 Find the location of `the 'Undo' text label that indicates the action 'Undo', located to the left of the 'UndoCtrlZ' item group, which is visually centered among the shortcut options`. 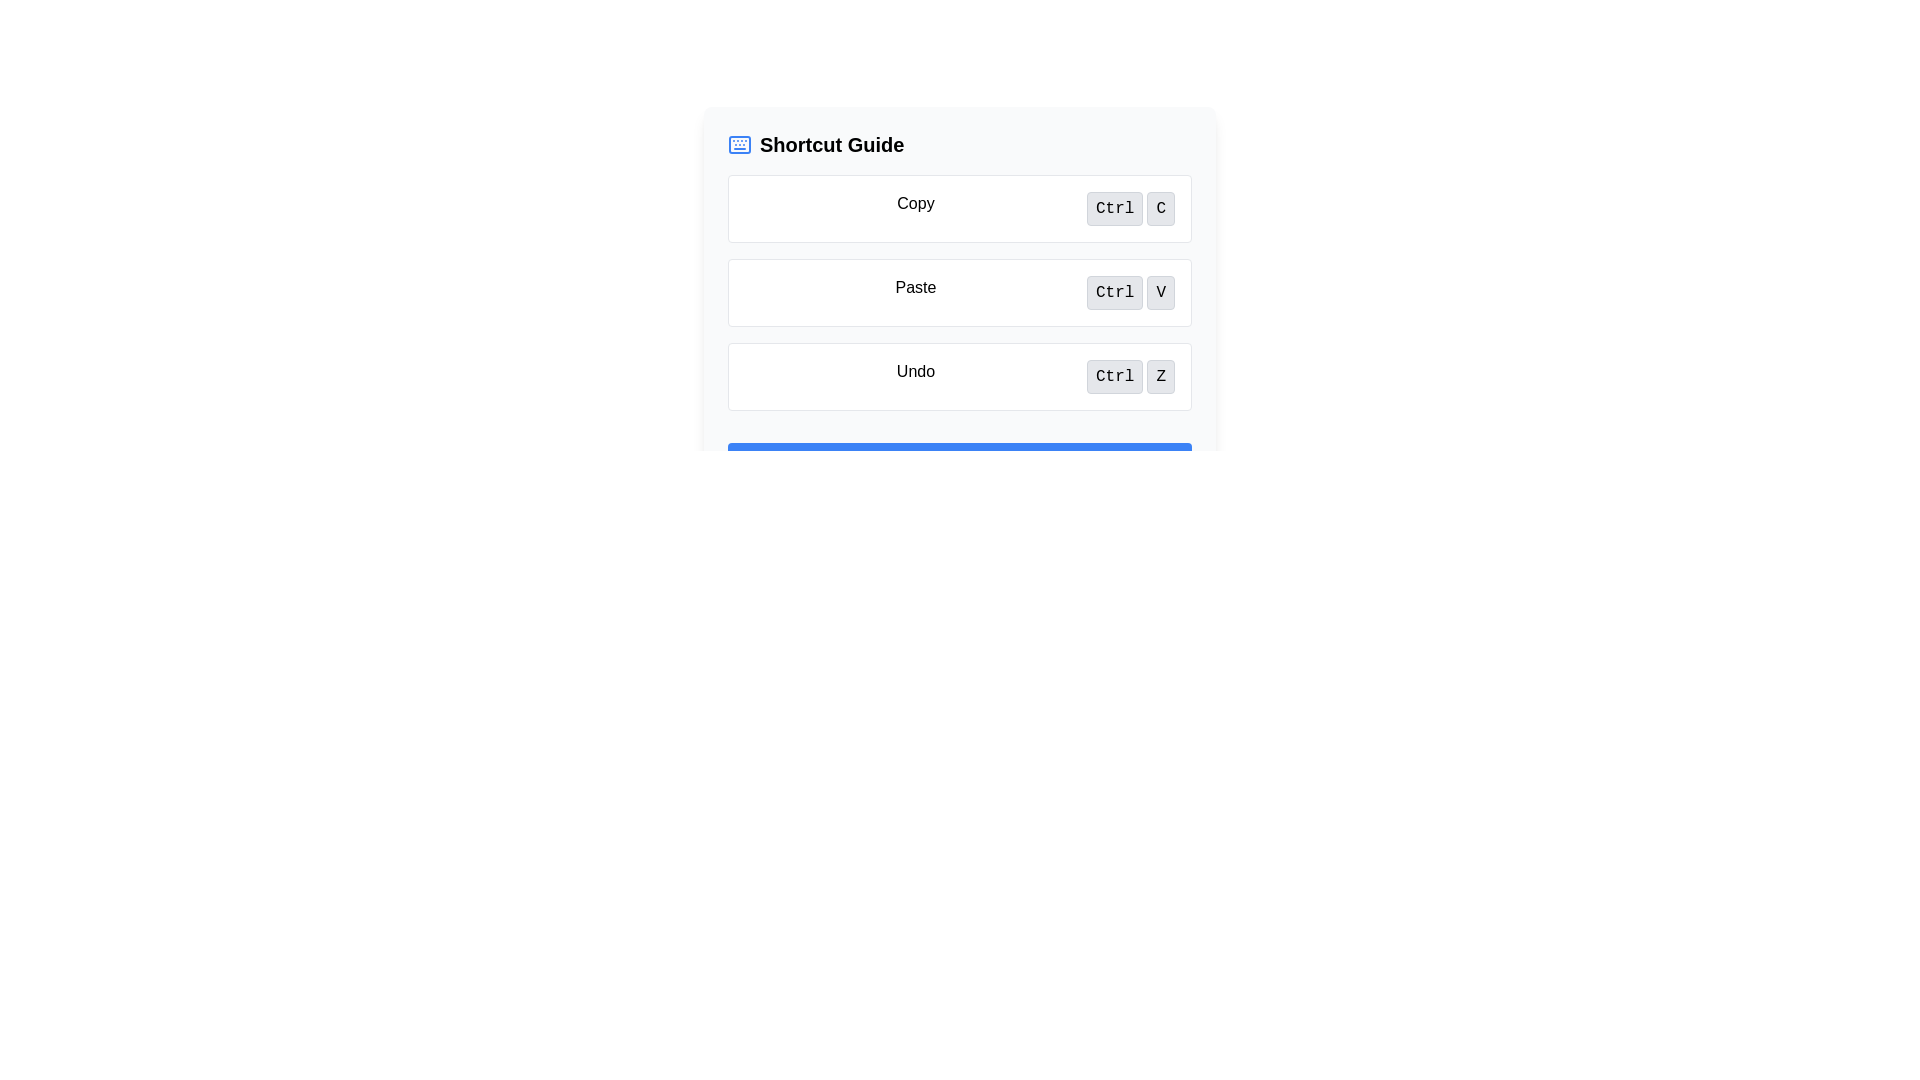

the 'Undo' text label that indicates the action 'Undo', located to the left of the 'UndoCtrlZ' item group, which is visually centered among the shortcut options is located at coordinates (915, 371).